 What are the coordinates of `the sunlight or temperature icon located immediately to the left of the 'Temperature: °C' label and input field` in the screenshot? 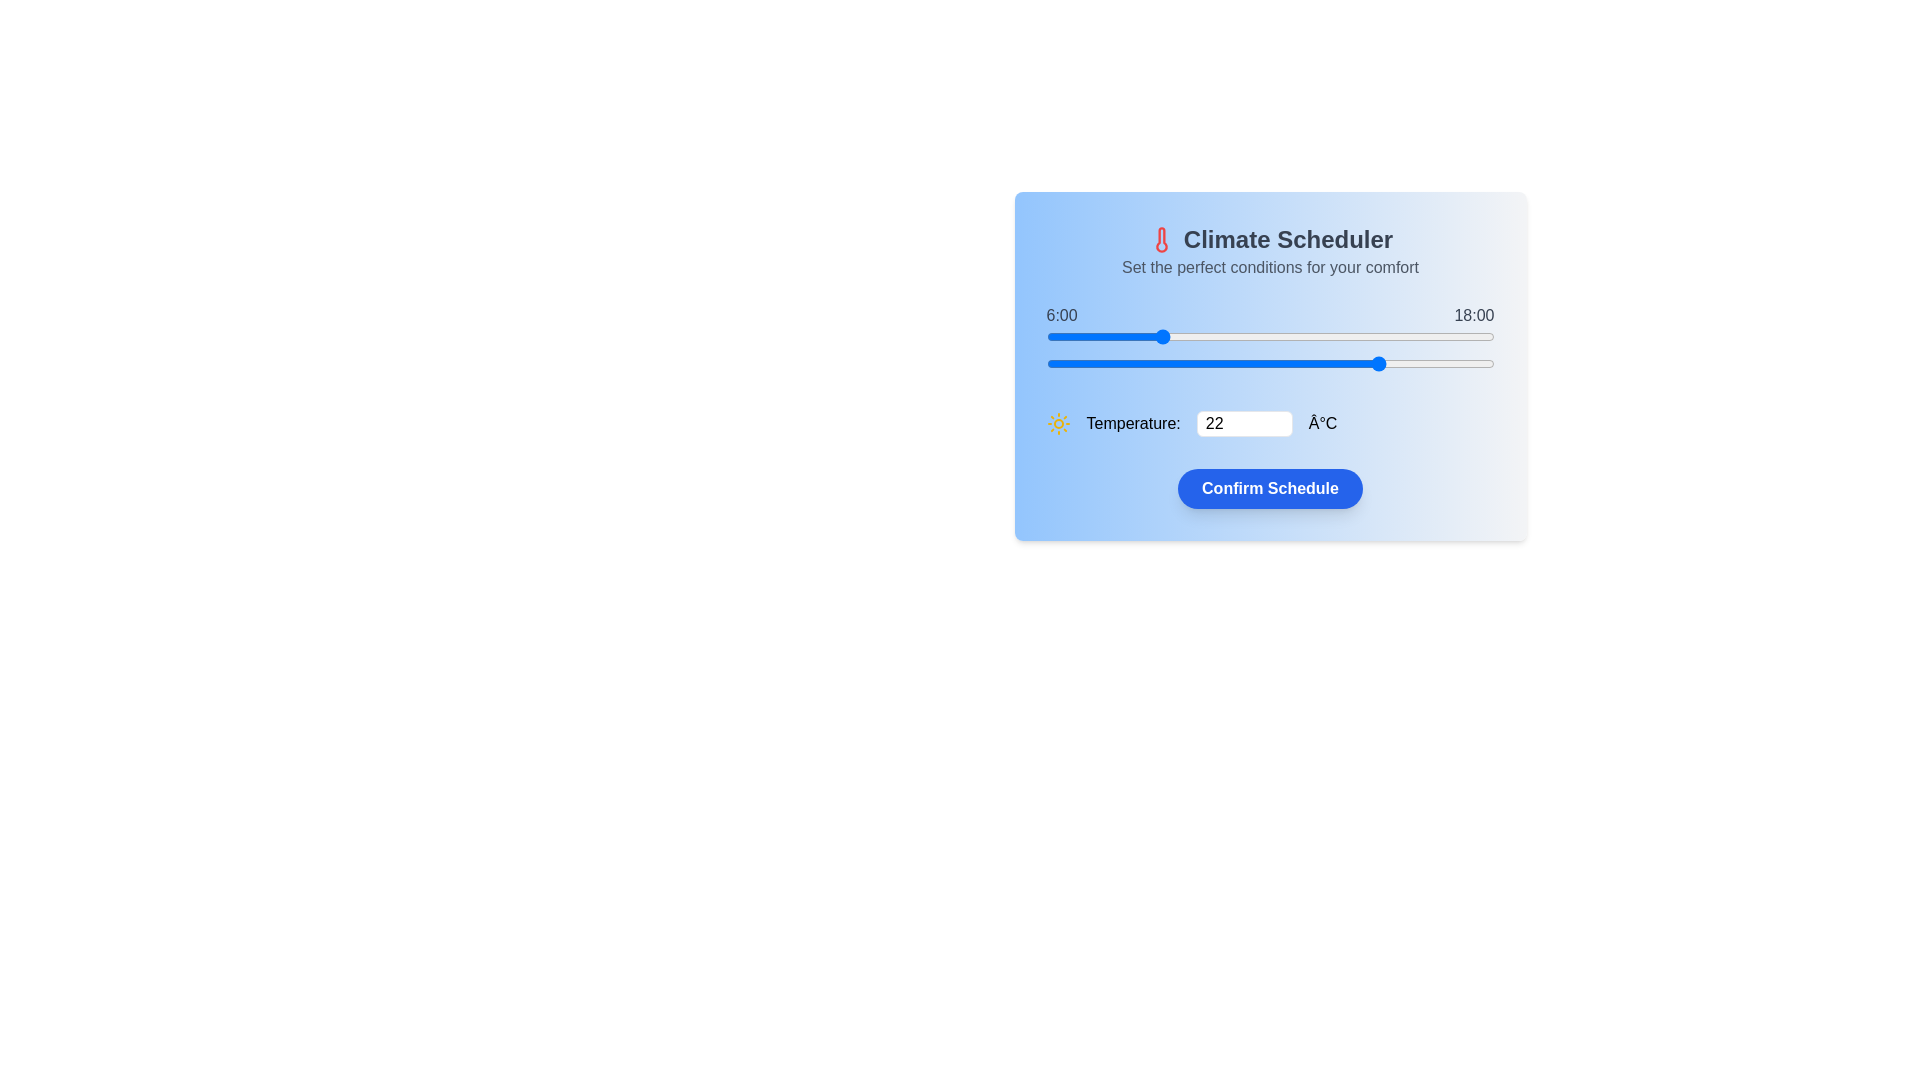 It's located at (1057, 423).